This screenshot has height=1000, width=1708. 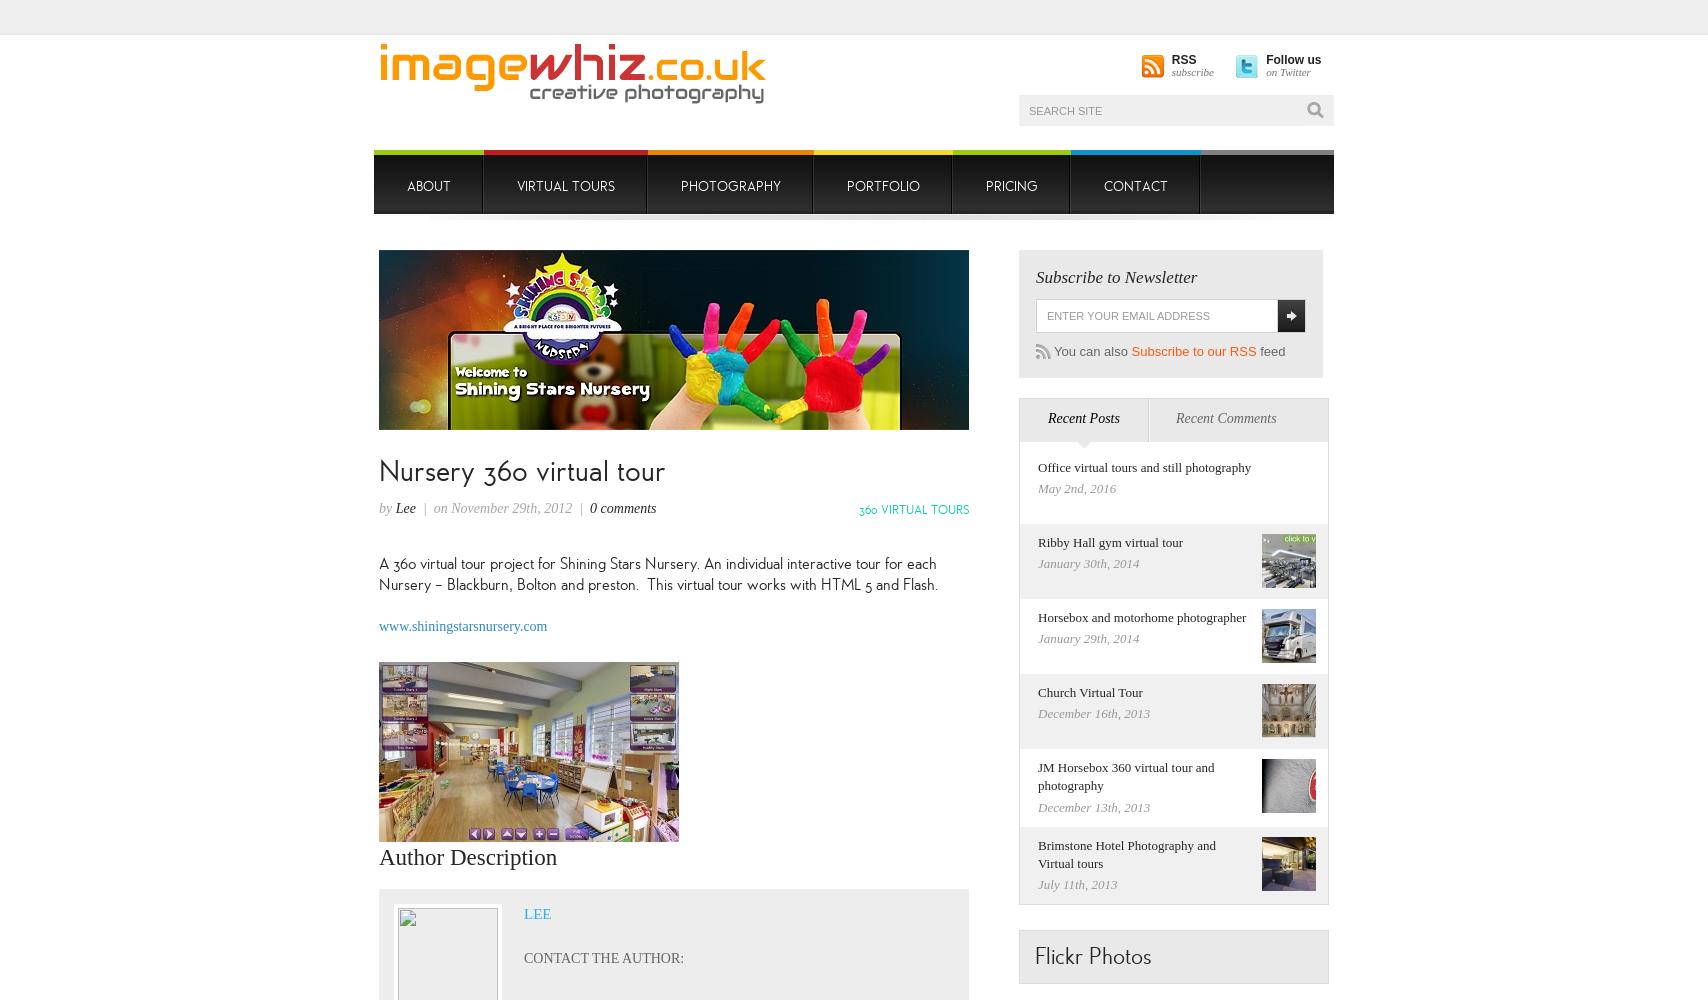 I want to click on 'Flickr Photos', so click(x=1092, y=955).